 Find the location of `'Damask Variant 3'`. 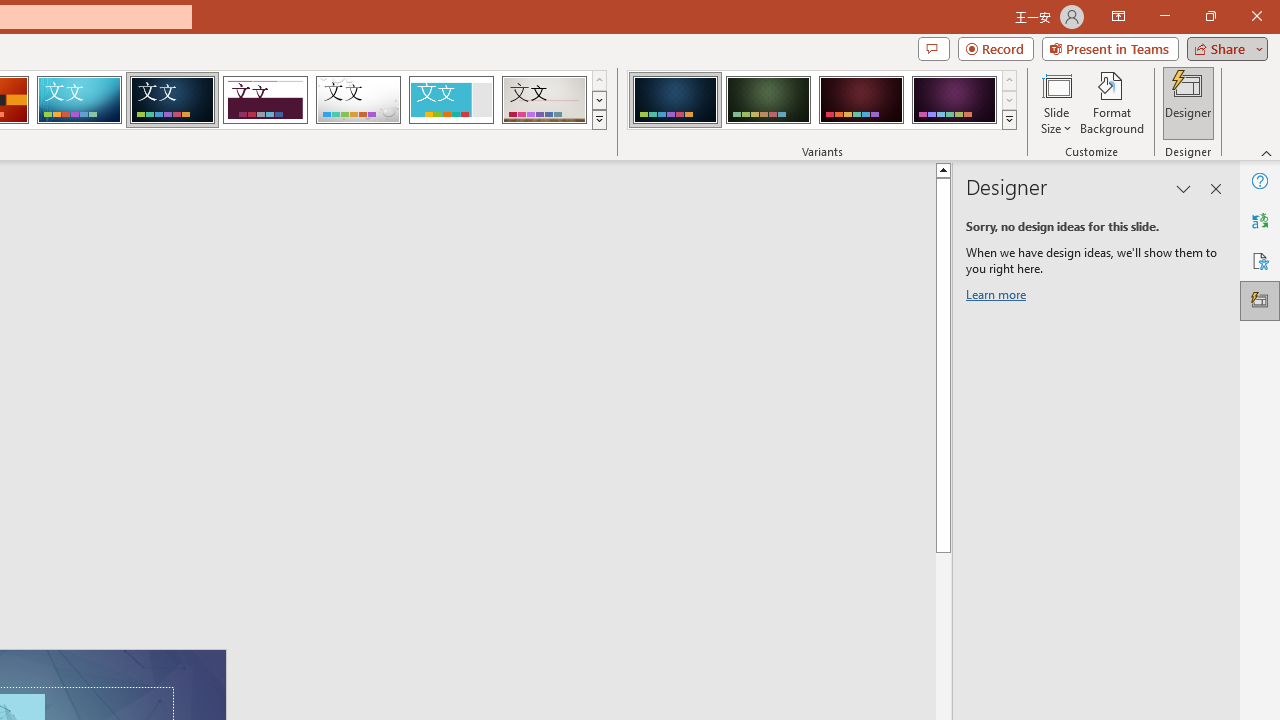

'Damask Variant 3' is located at coordinates (861, 100).